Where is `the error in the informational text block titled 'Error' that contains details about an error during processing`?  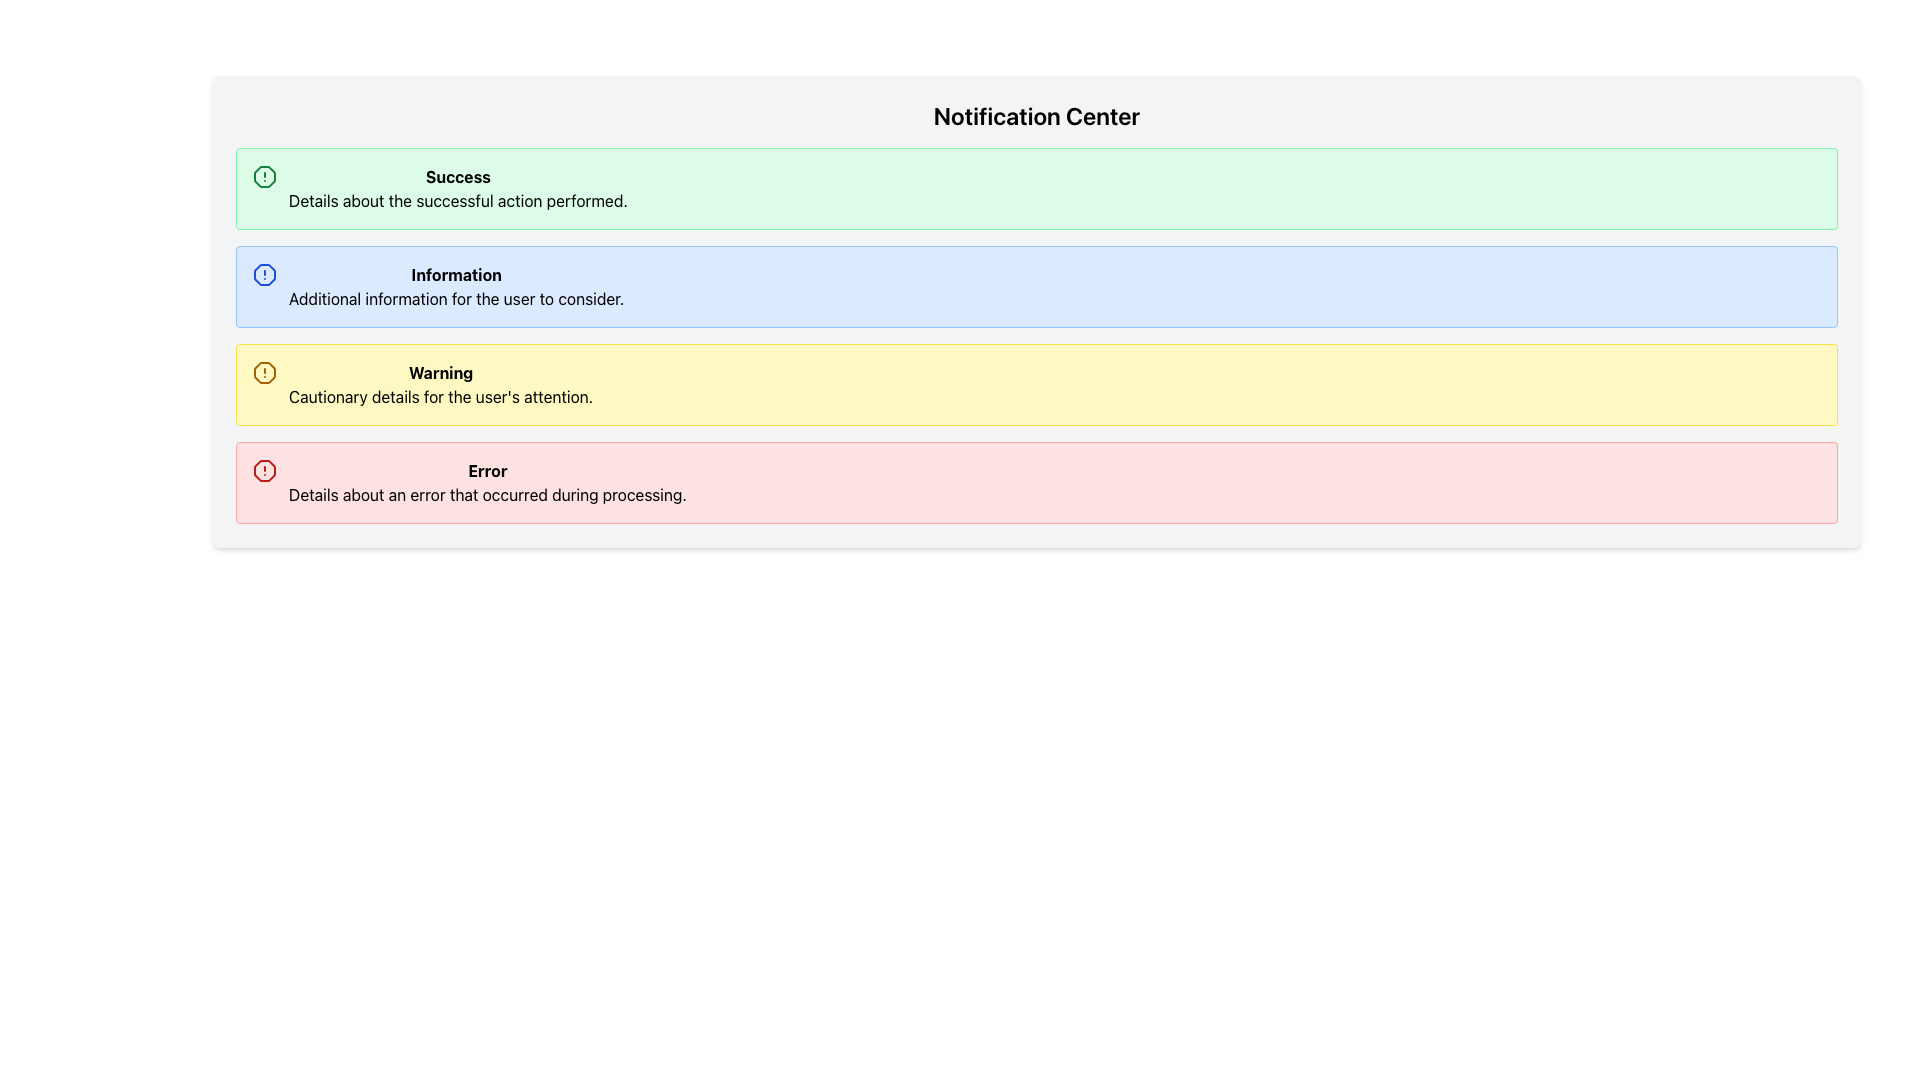 the error in the informational text block titled 'Error' that contains details about an error during processing is located at coordinates (487, 482).